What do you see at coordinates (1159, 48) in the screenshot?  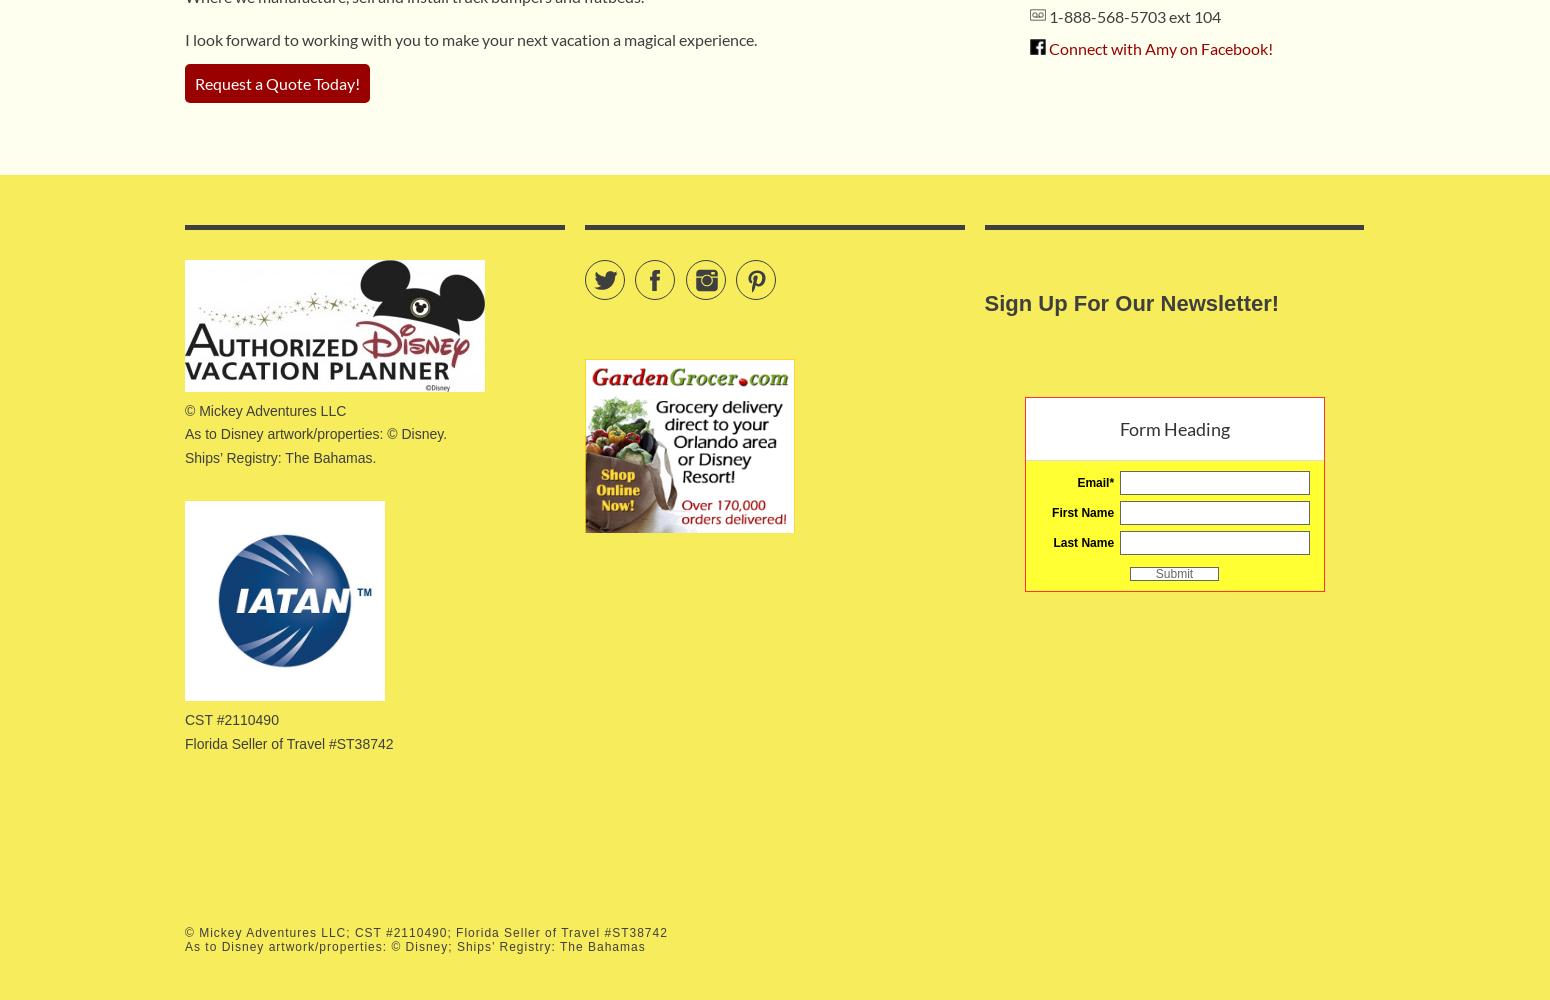 I see `'Connect with Amy on Facebook!'` at bounding box center [1159, 48].